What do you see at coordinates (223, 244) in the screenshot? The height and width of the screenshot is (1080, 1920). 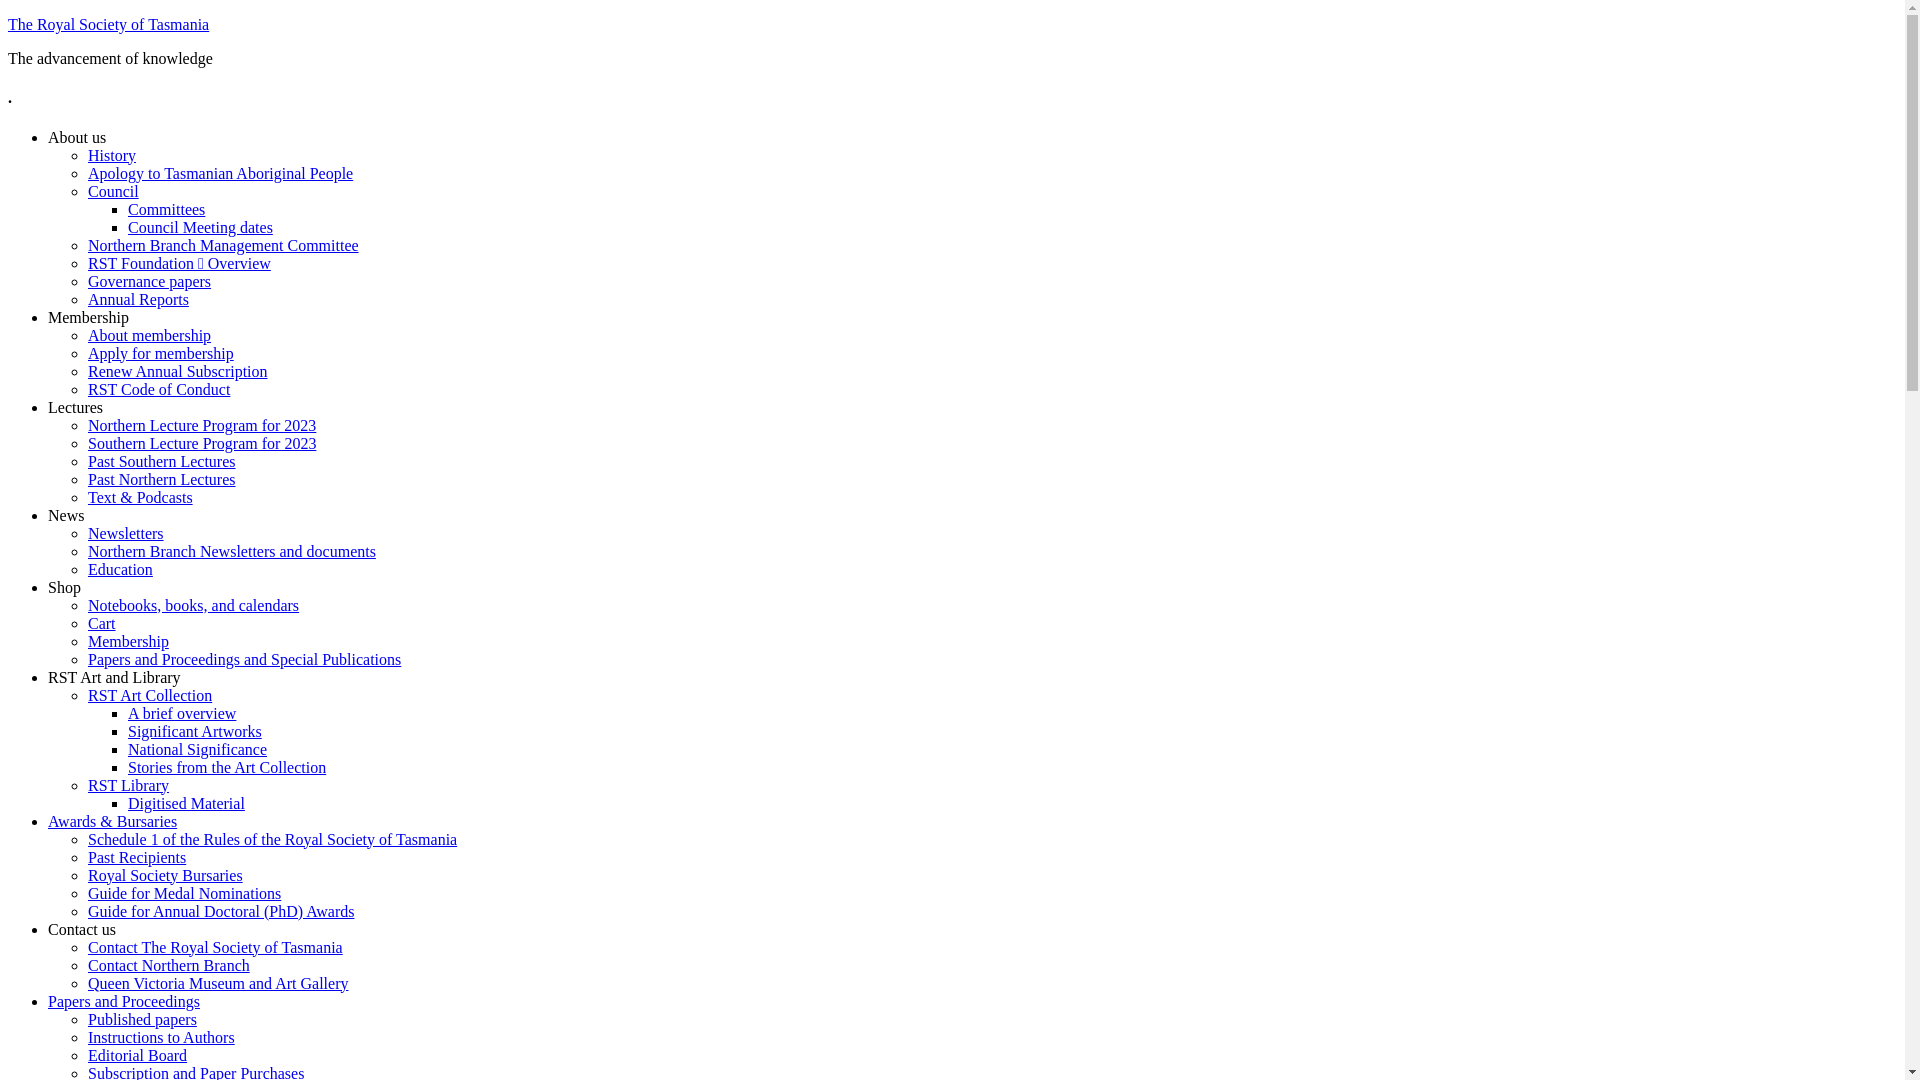 I see `'Northern Branch Management Committee'` at bounding box center [223, 244].